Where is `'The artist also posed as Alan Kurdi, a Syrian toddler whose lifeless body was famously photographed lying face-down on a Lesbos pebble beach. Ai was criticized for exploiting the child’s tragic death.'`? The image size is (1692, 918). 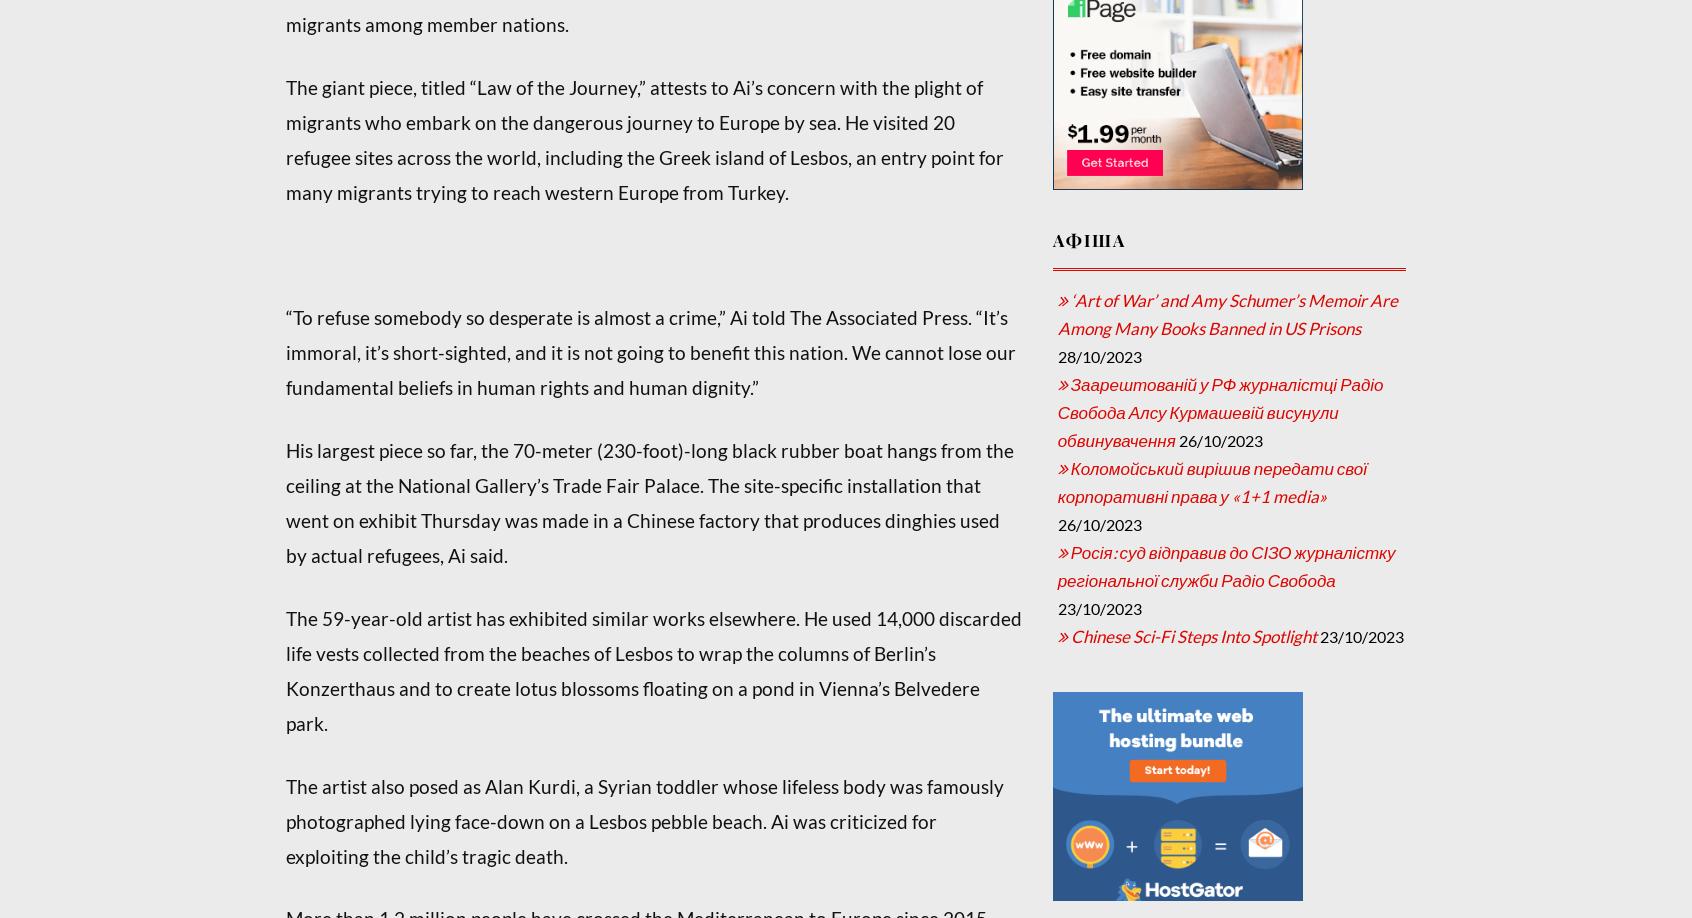
'The artist also posed as Alan Kurdi, a Syrian toddler whose lifeless body was famously photographed lying face-down on a Lesbos pebble beach. Ai was criticized for exploiting the child’s tragic death.' is located at coordinates (644, 820).